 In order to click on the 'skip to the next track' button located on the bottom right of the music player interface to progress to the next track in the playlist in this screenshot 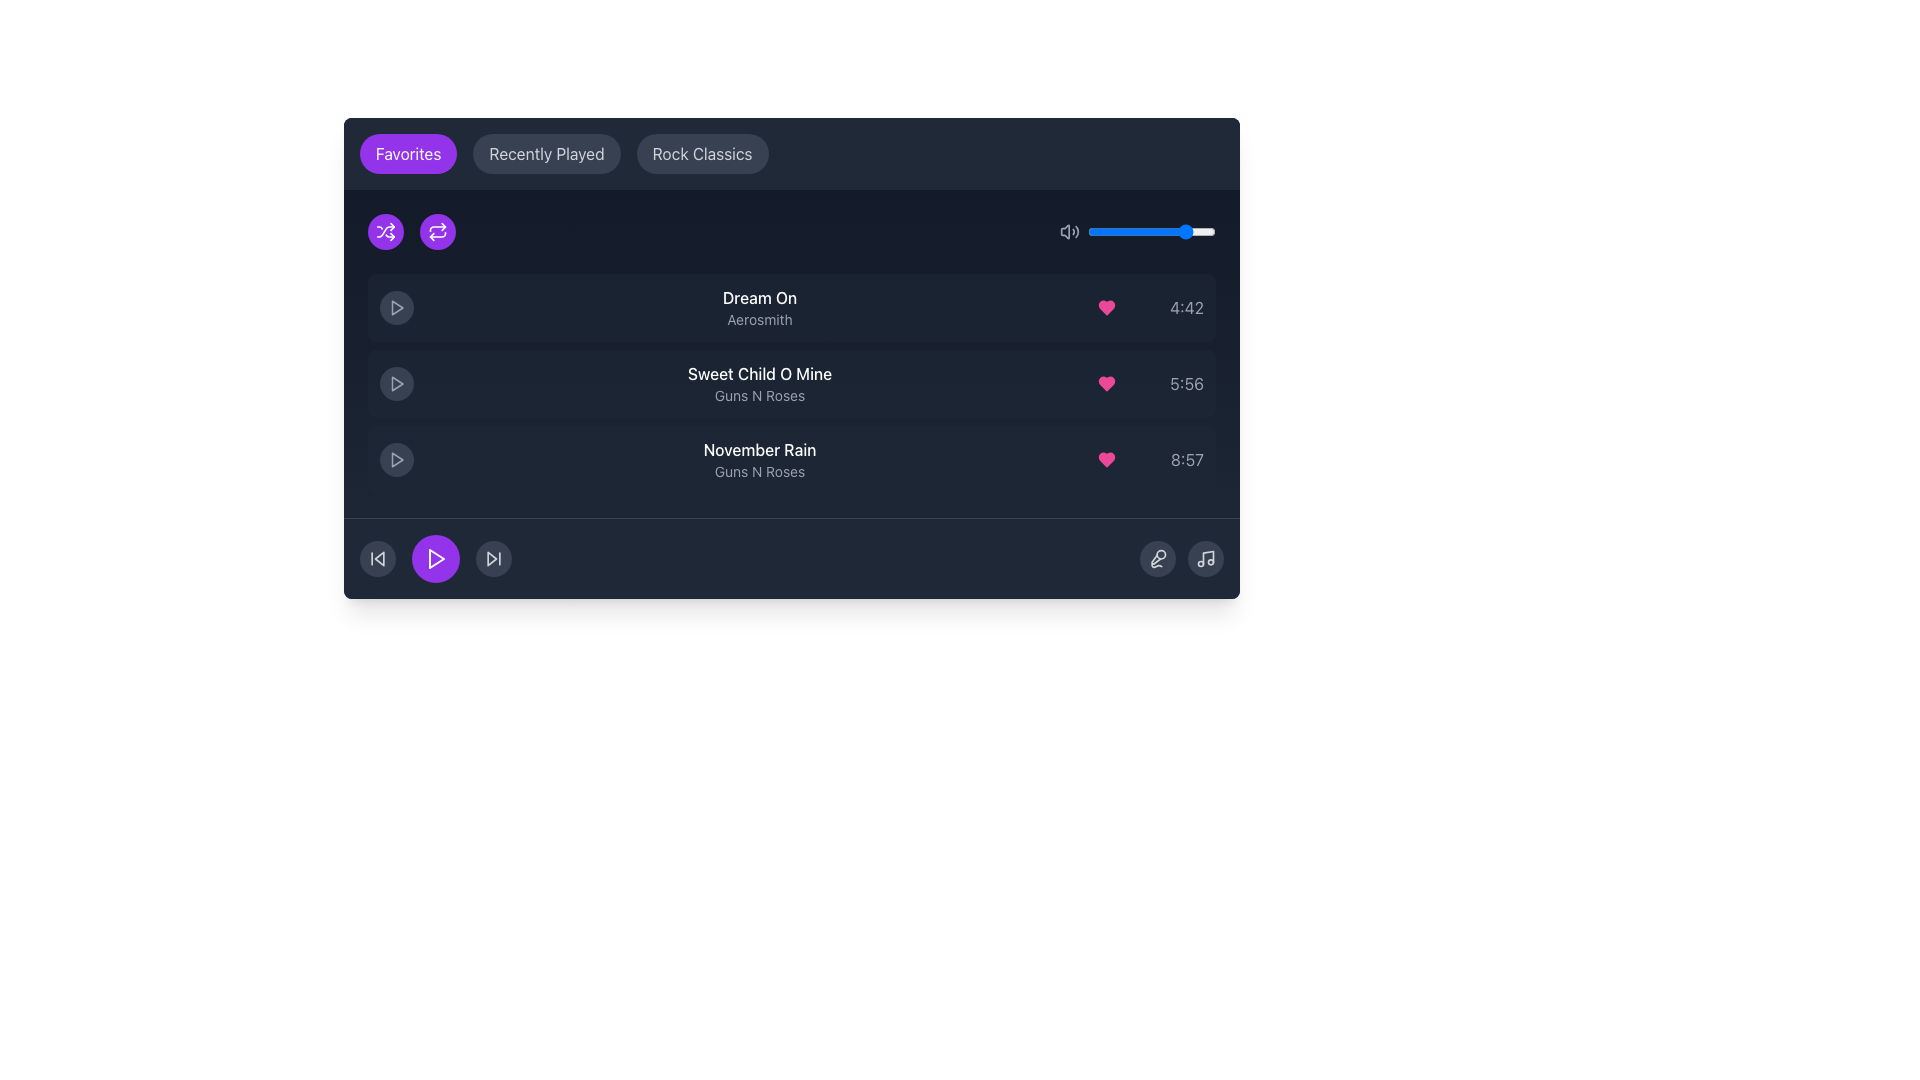, I will do `click(494, 559)`.